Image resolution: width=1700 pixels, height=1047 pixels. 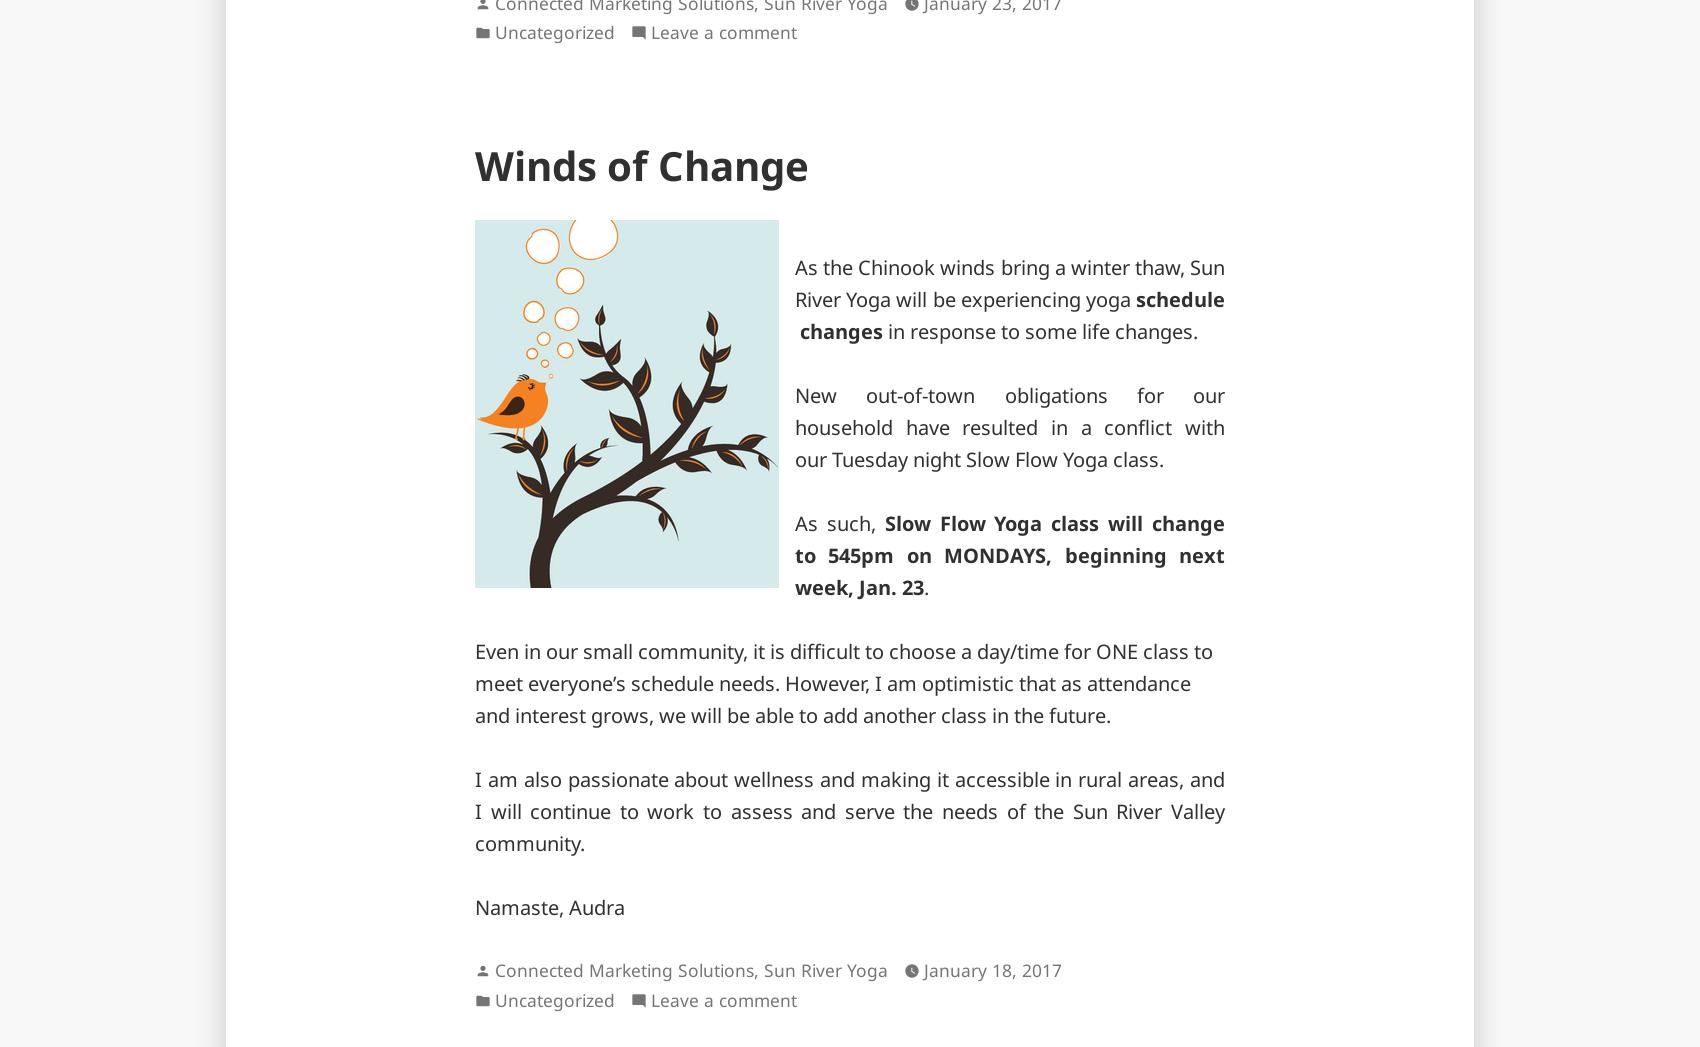 I want to click on 'Winds of Change', so click(x=641, y=164).